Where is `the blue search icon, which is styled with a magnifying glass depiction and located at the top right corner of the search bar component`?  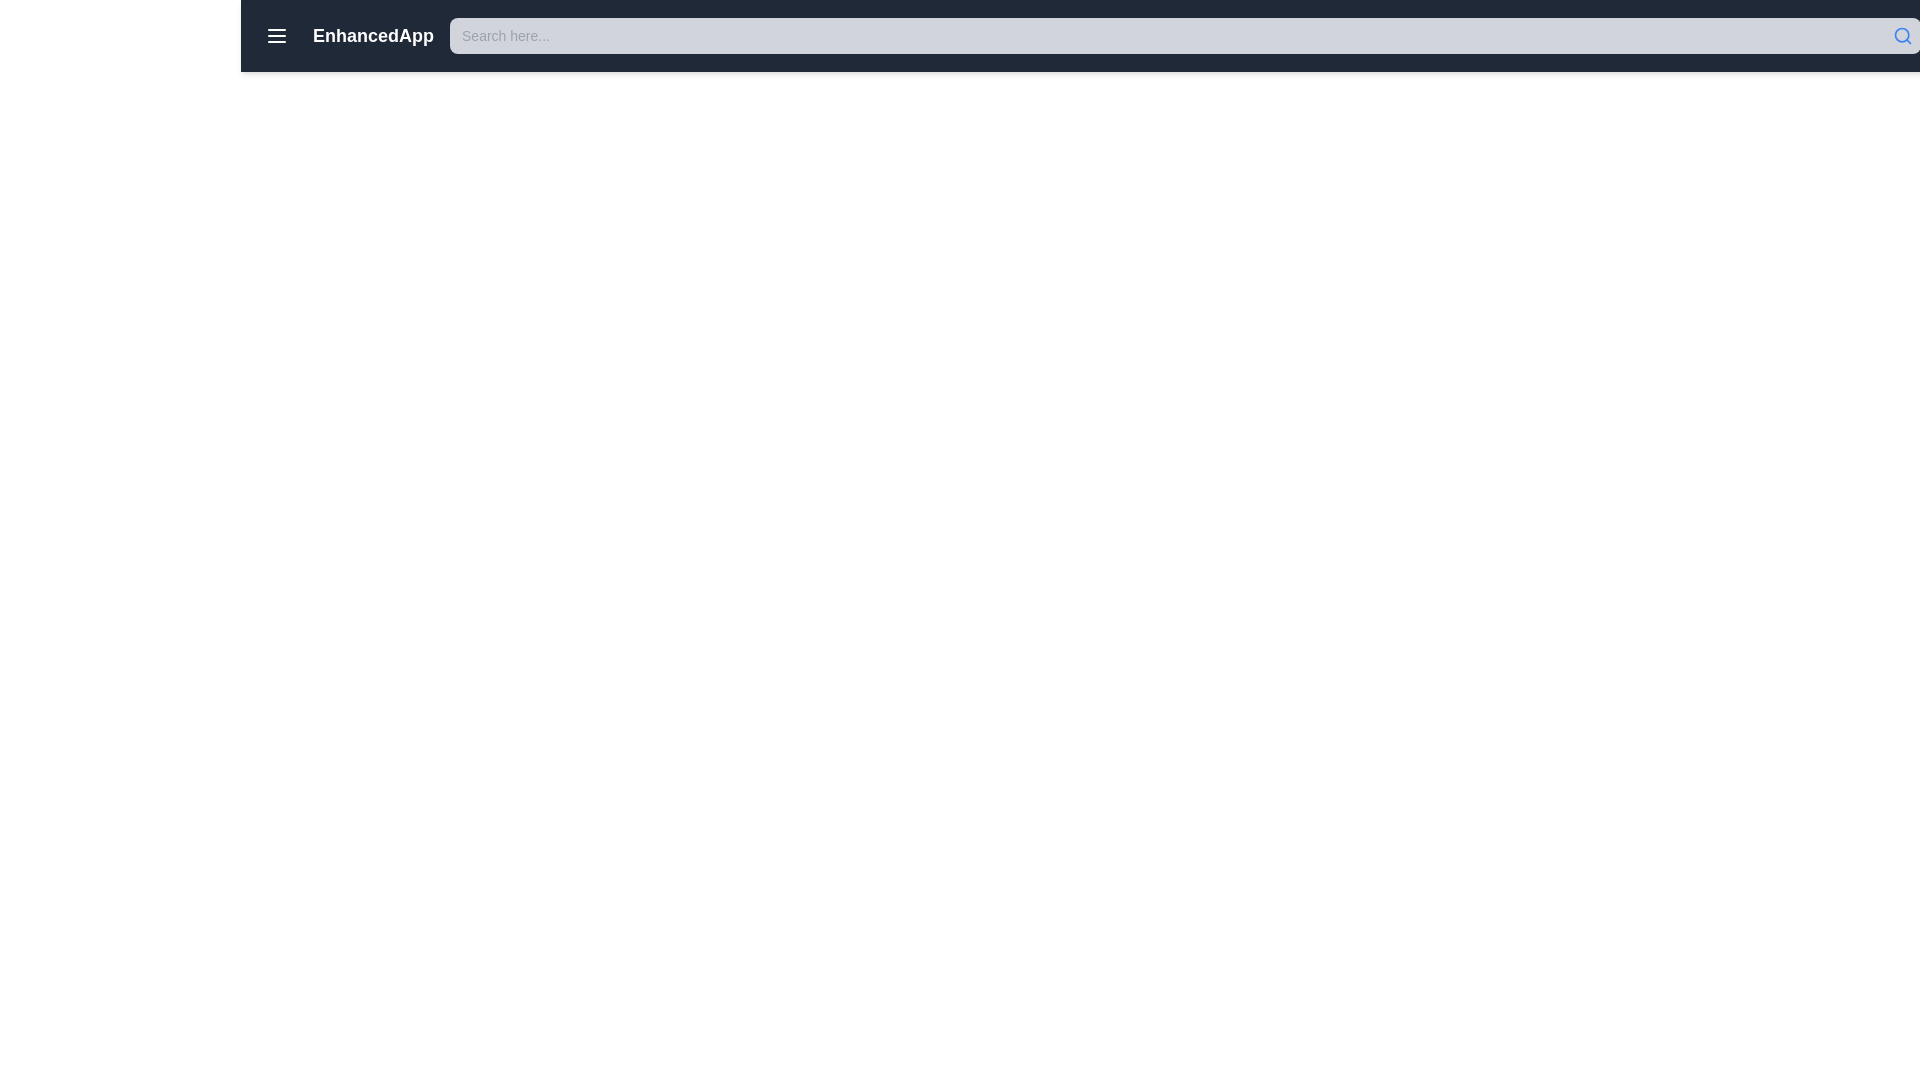
the blue search icon, which is styled with a magnifying glass depiction and located at the top right corner of the search bar component is located at coordinates (1901, 35).